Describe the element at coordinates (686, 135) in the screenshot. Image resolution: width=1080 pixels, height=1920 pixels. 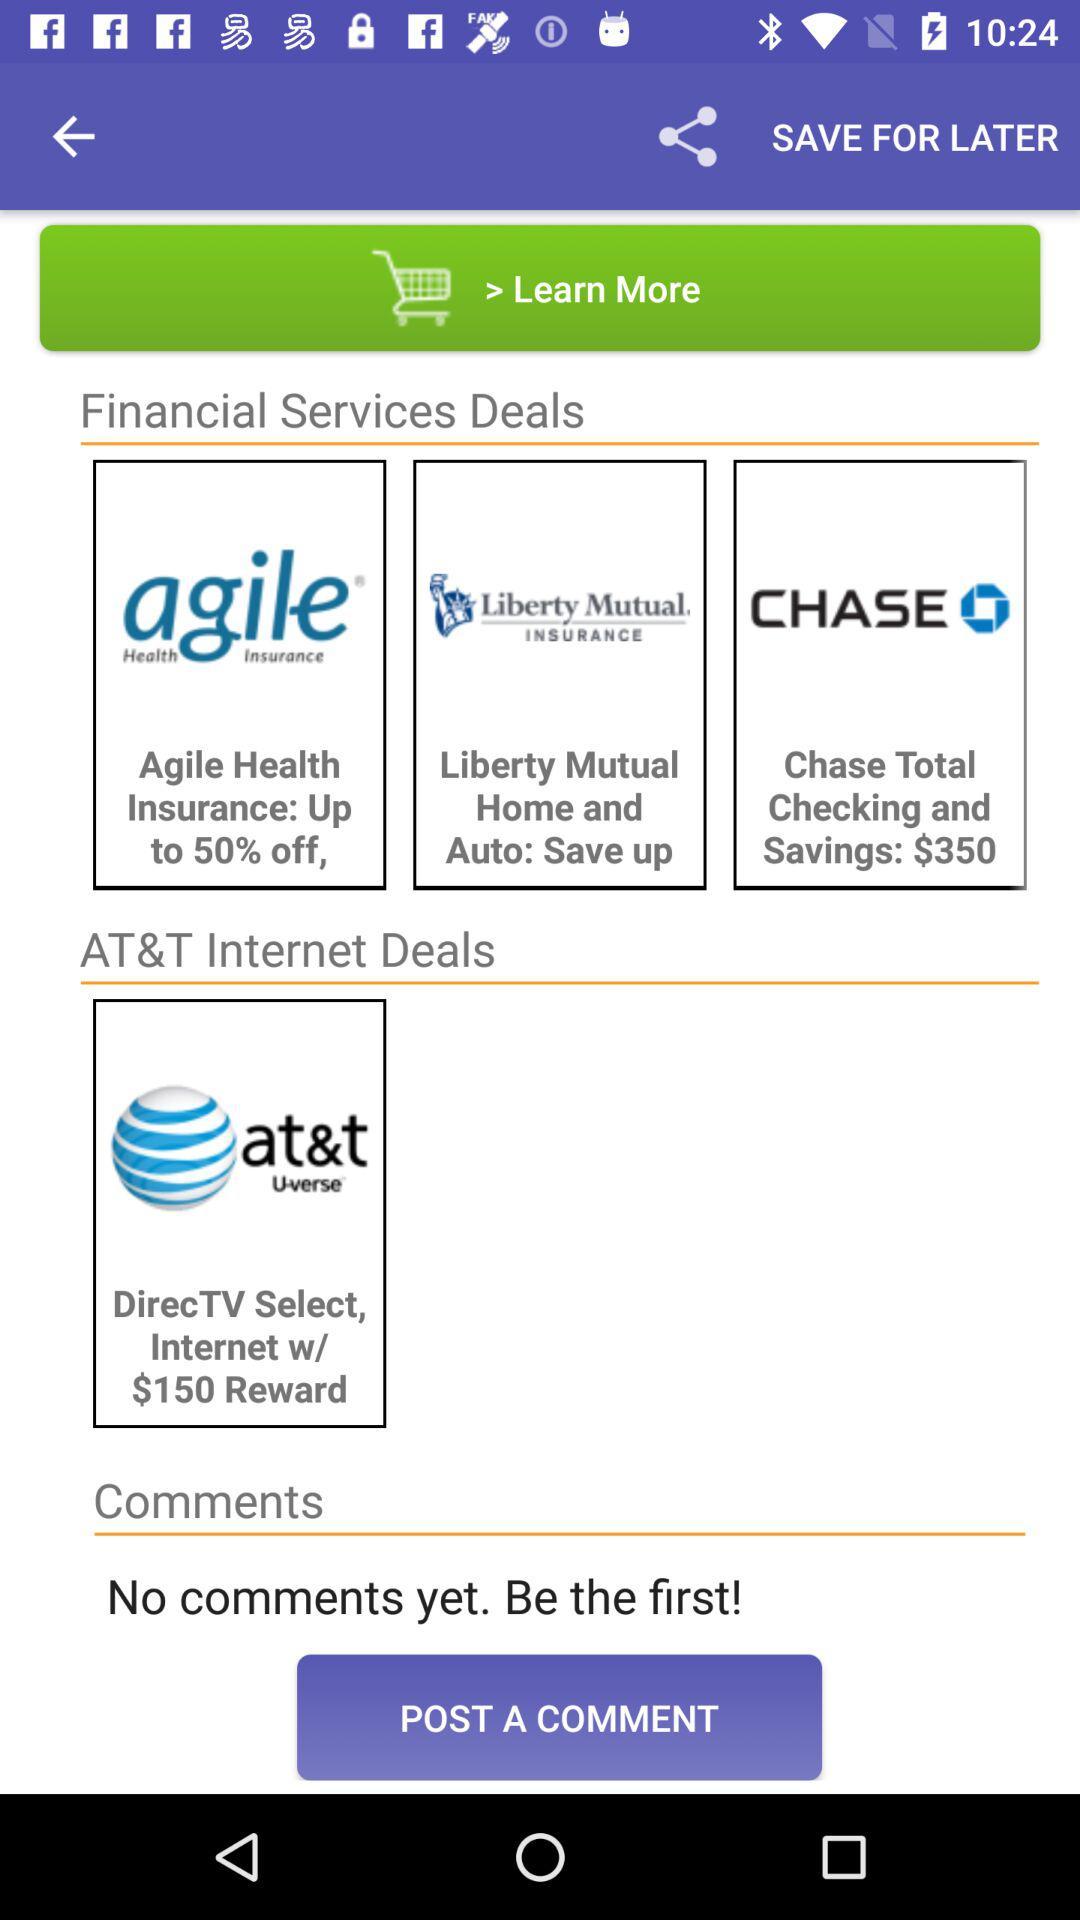
I see `item next to save for later icon` at that location.